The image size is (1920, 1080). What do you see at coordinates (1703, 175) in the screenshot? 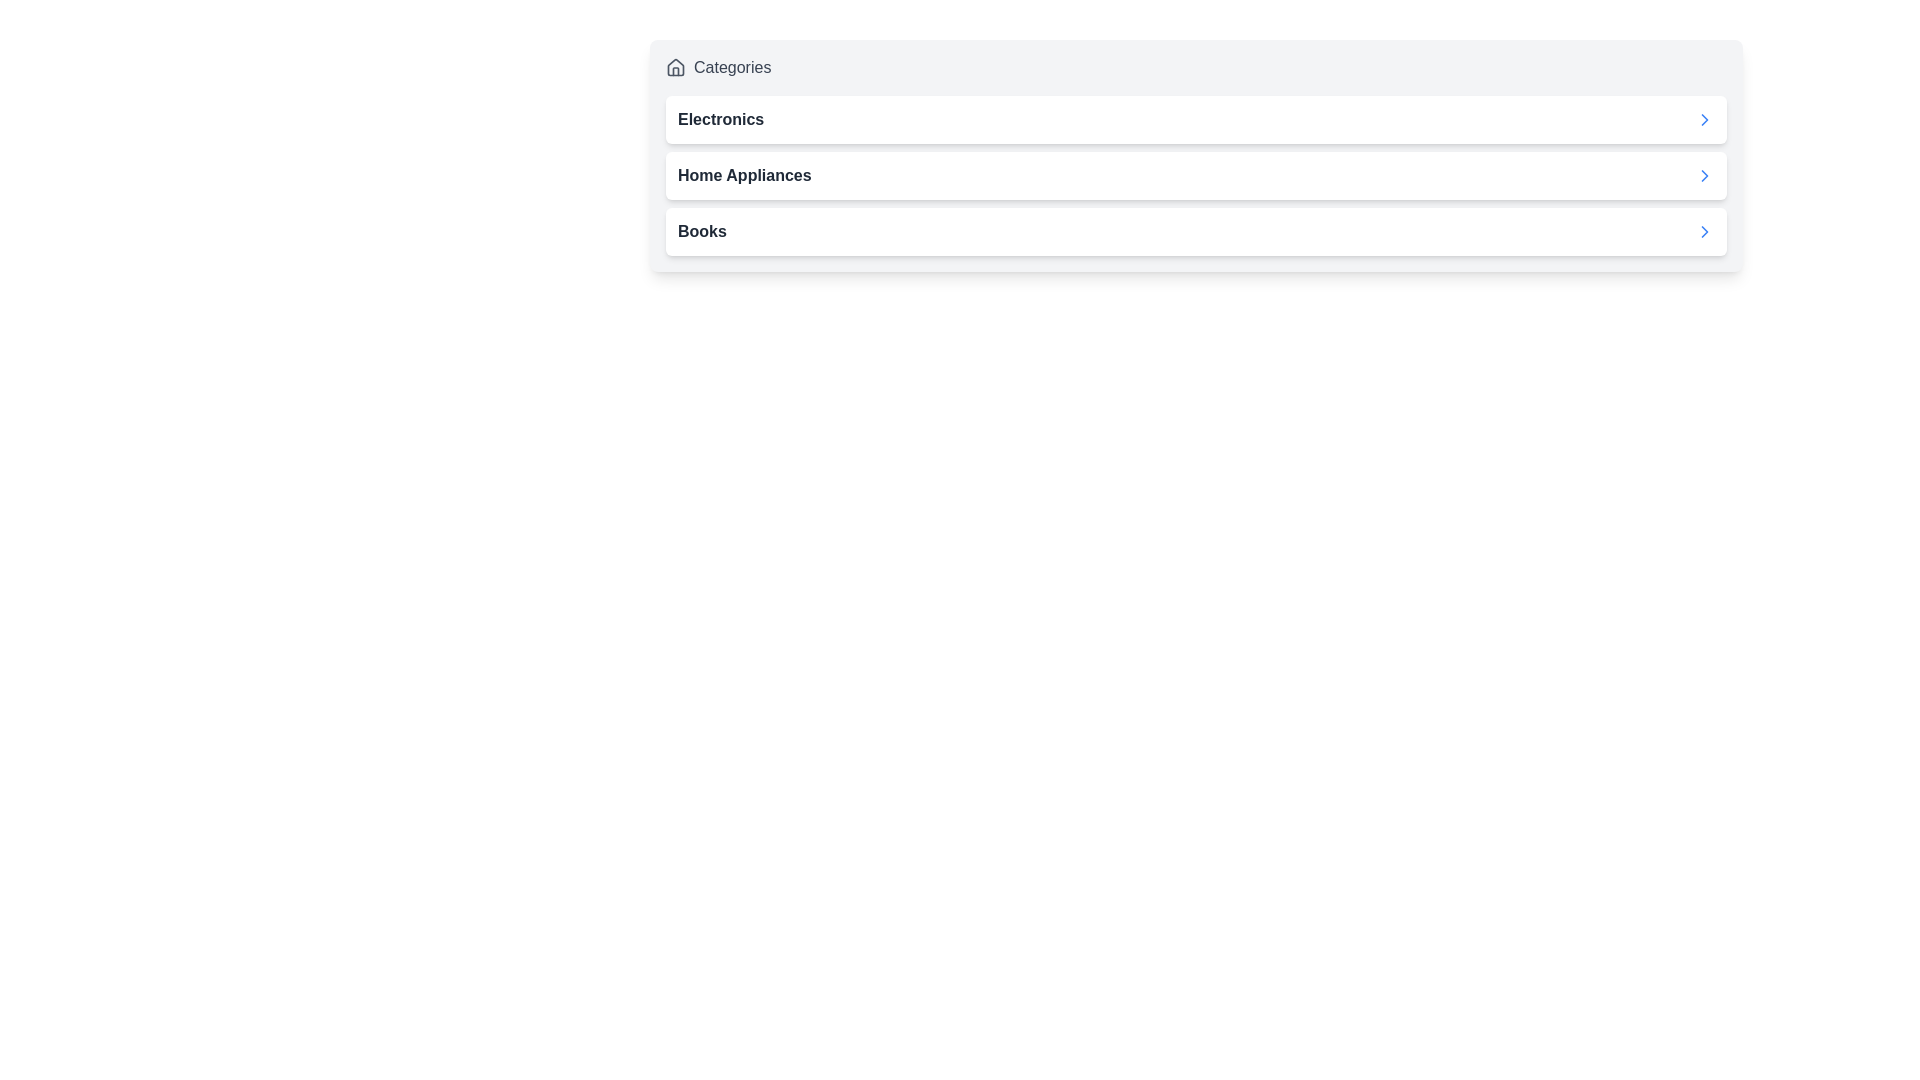
I see `the right-facing chevron icon with a blue hue located at the far-right side of the 'Home Appliances' card` at bounding box center [1703, 175].